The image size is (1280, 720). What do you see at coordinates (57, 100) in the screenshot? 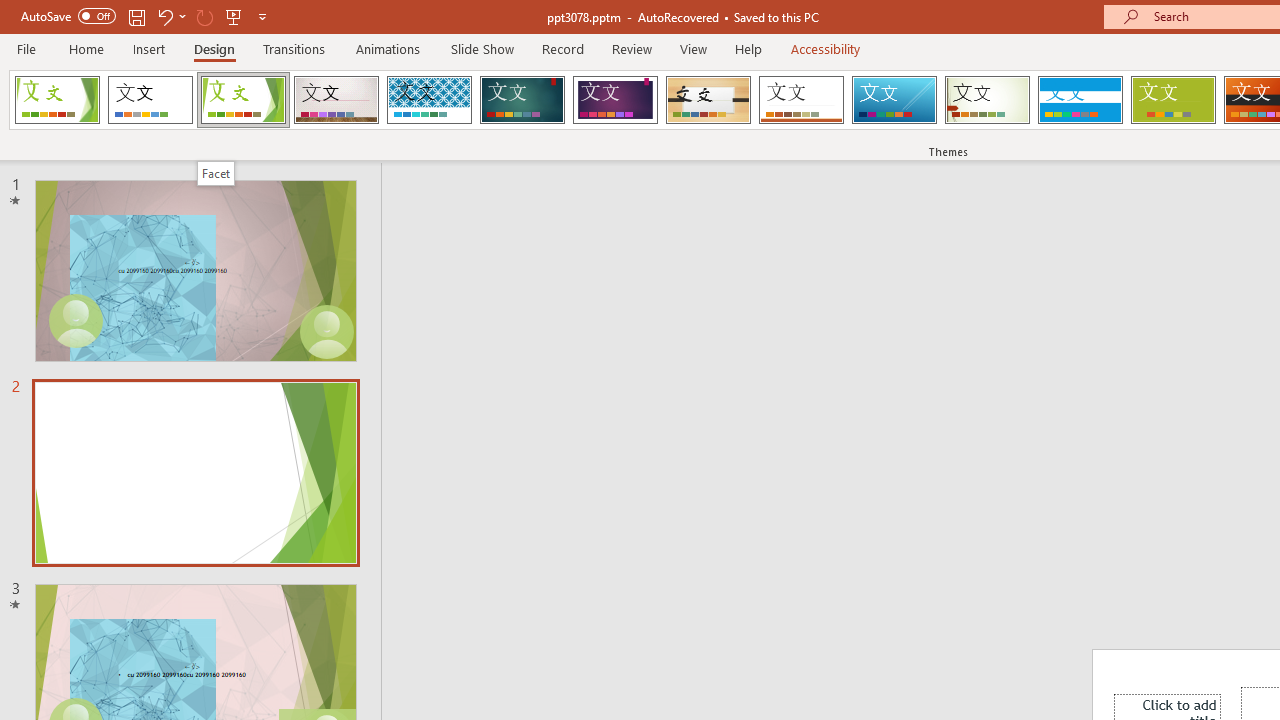
I see `'Dividend'` at bounding box center [57, 100].